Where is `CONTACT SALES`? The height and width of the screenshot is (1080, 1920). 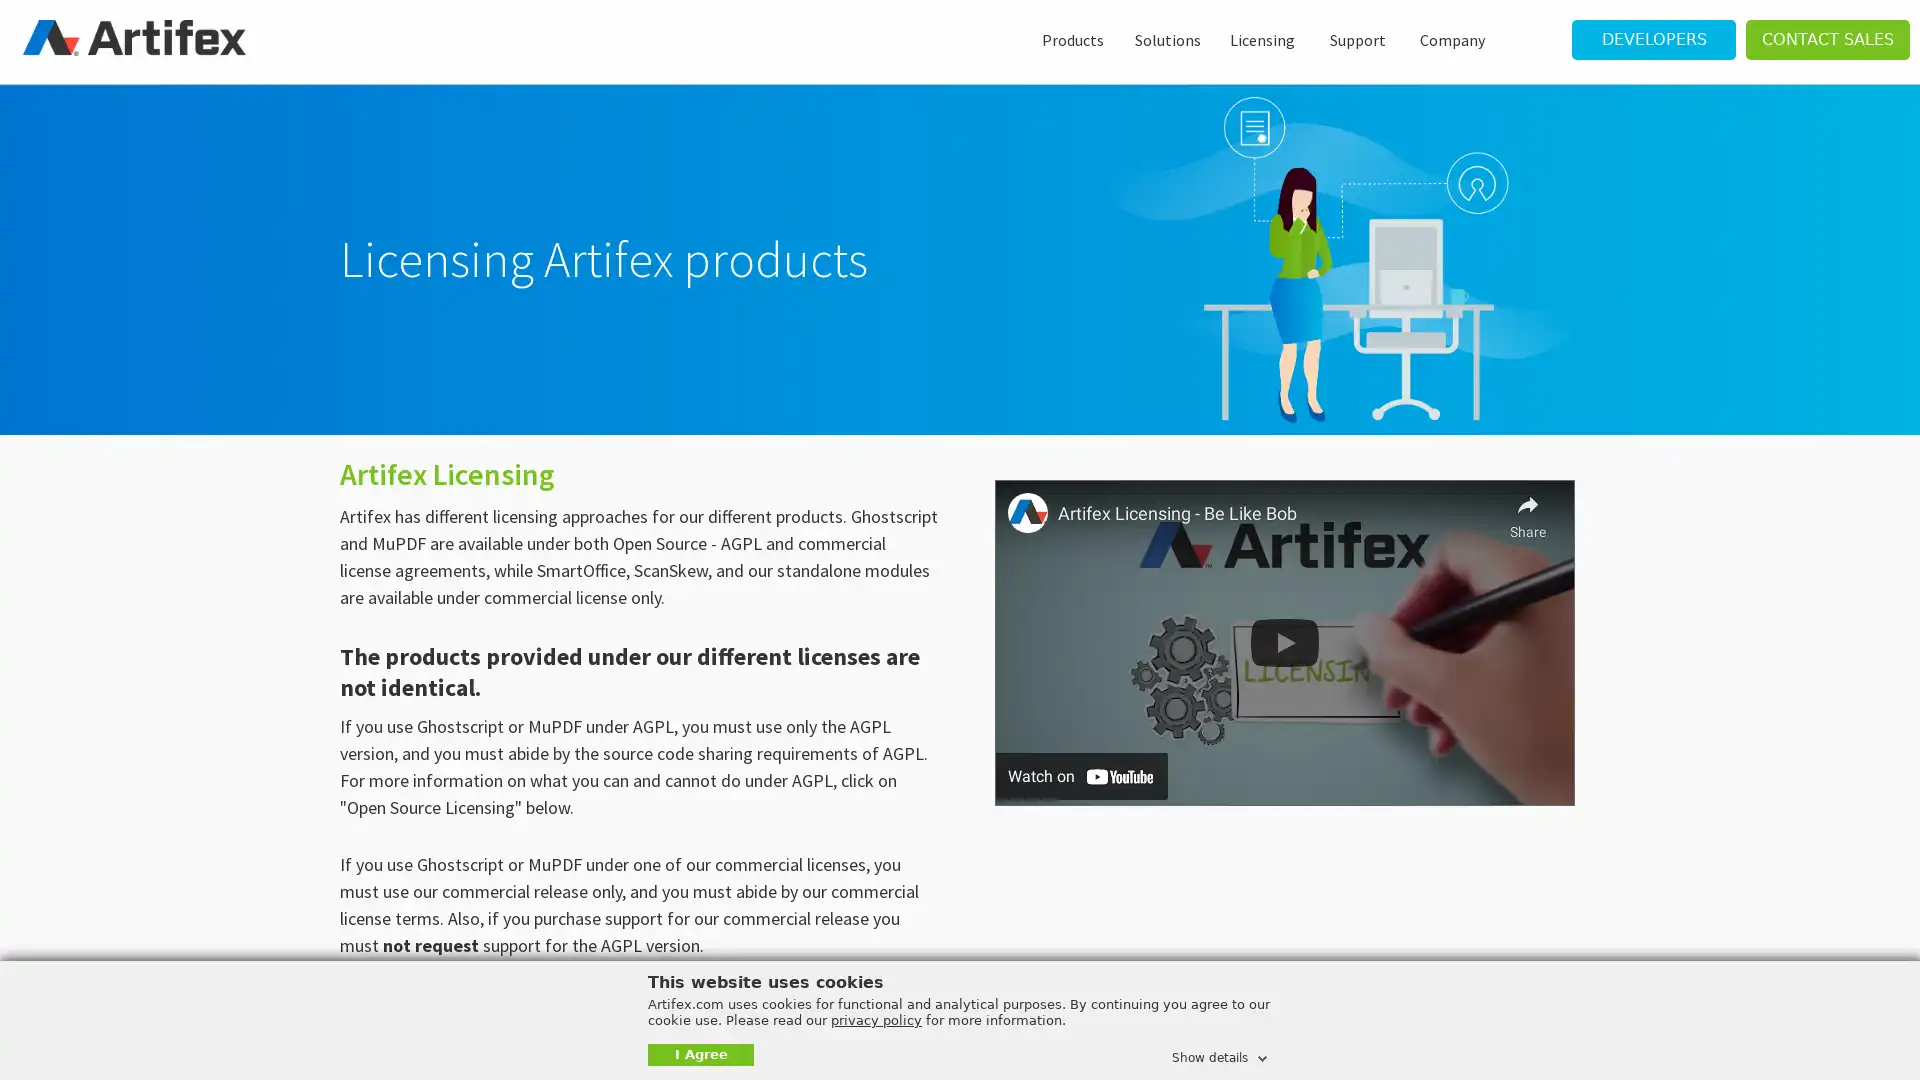 CONTACT SALES is located at coordinates (1828, 39).